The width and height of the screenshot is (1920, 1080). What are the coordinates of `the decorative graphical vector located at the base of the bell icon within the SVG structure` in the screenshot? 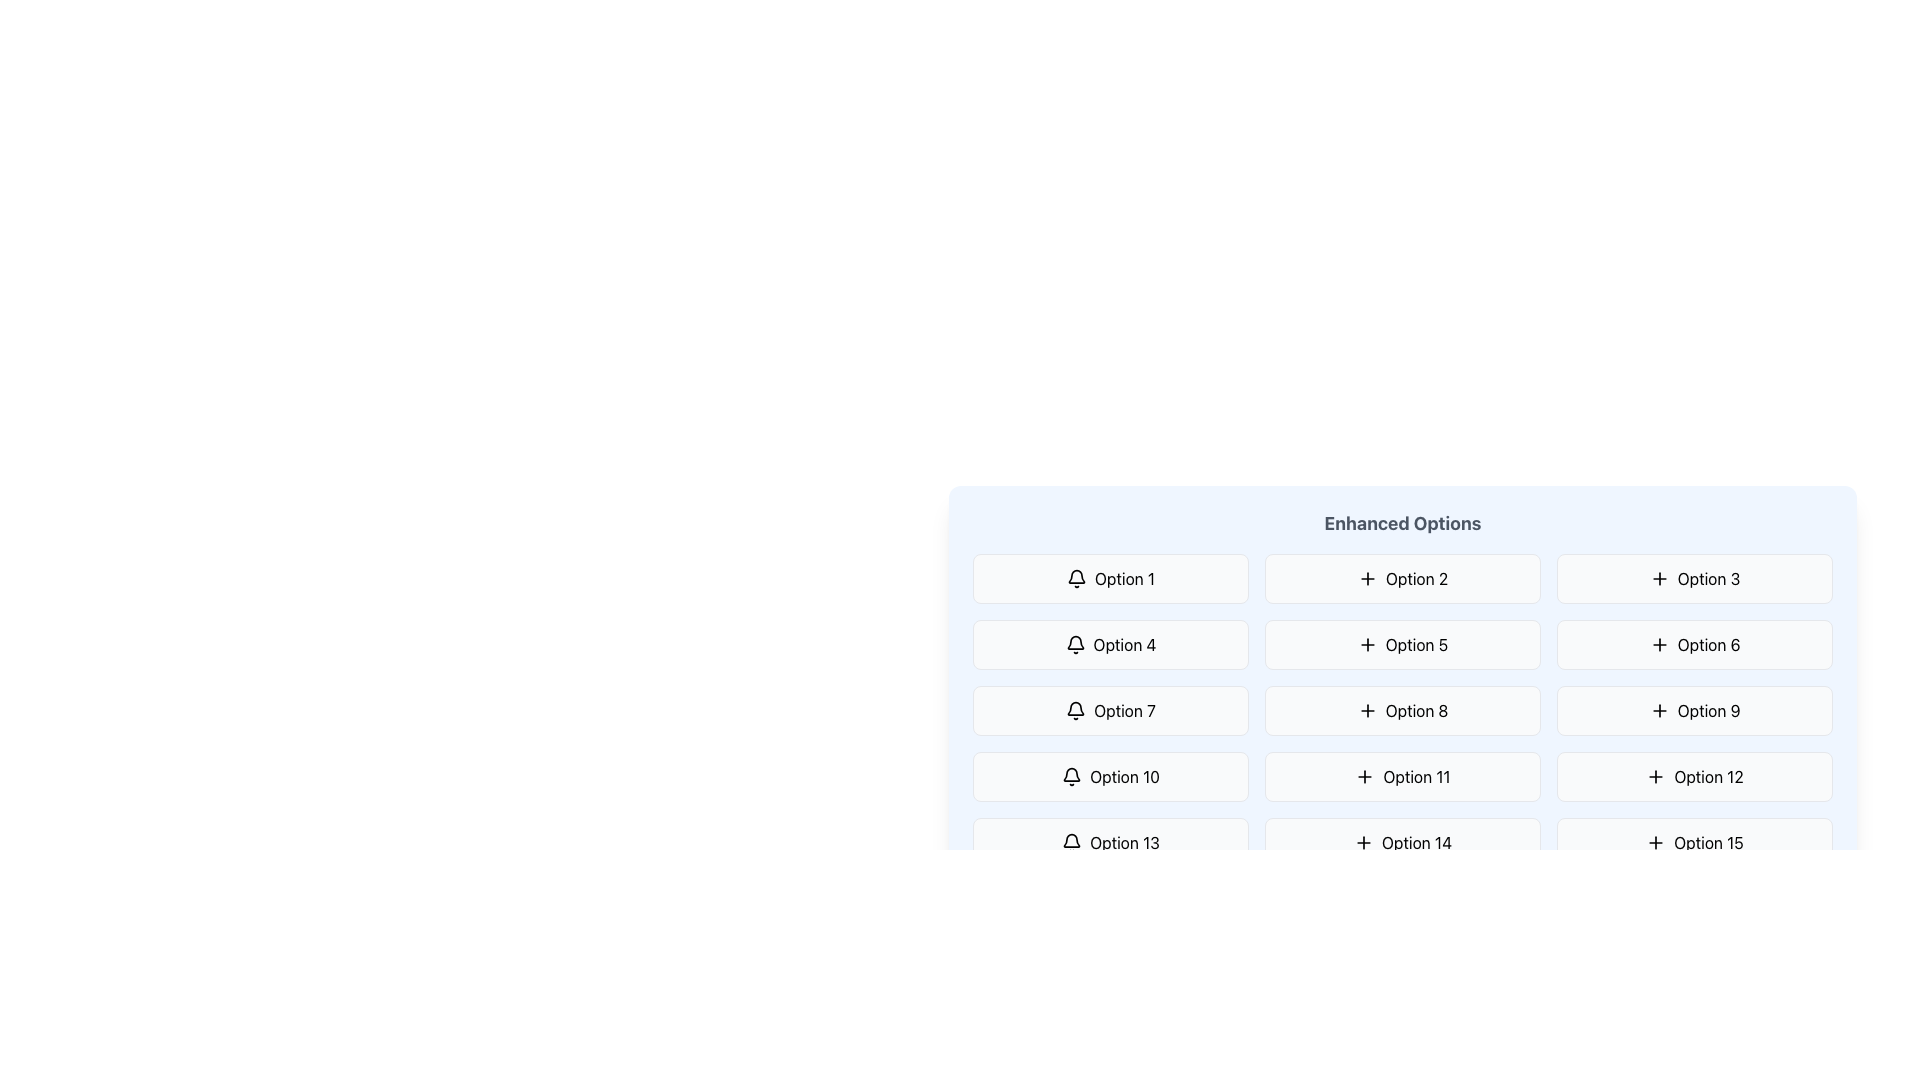 It's located at (1071, 840).